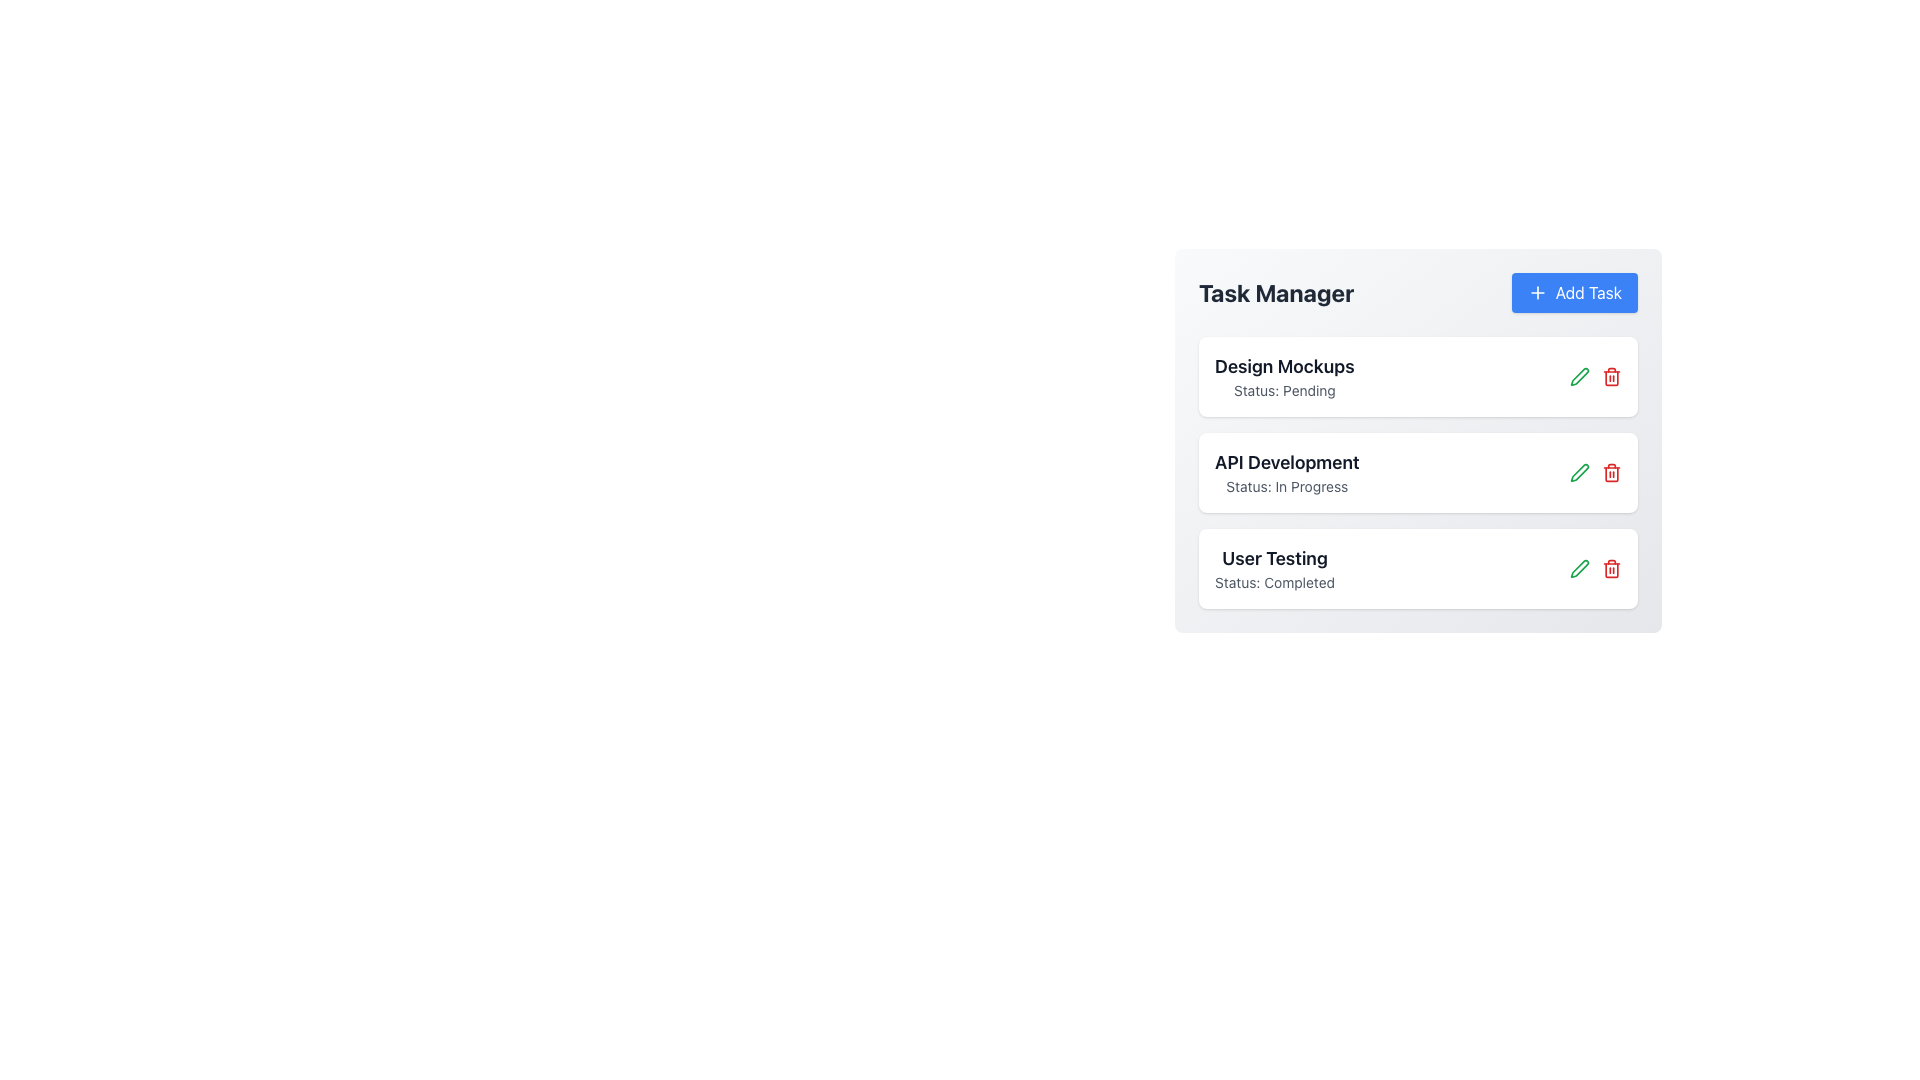  I want to click on the static text label displaying 'Status: Completed' located beneath the 'User Testing' task card in the vertical list of task statuses, so click(1274, 582).